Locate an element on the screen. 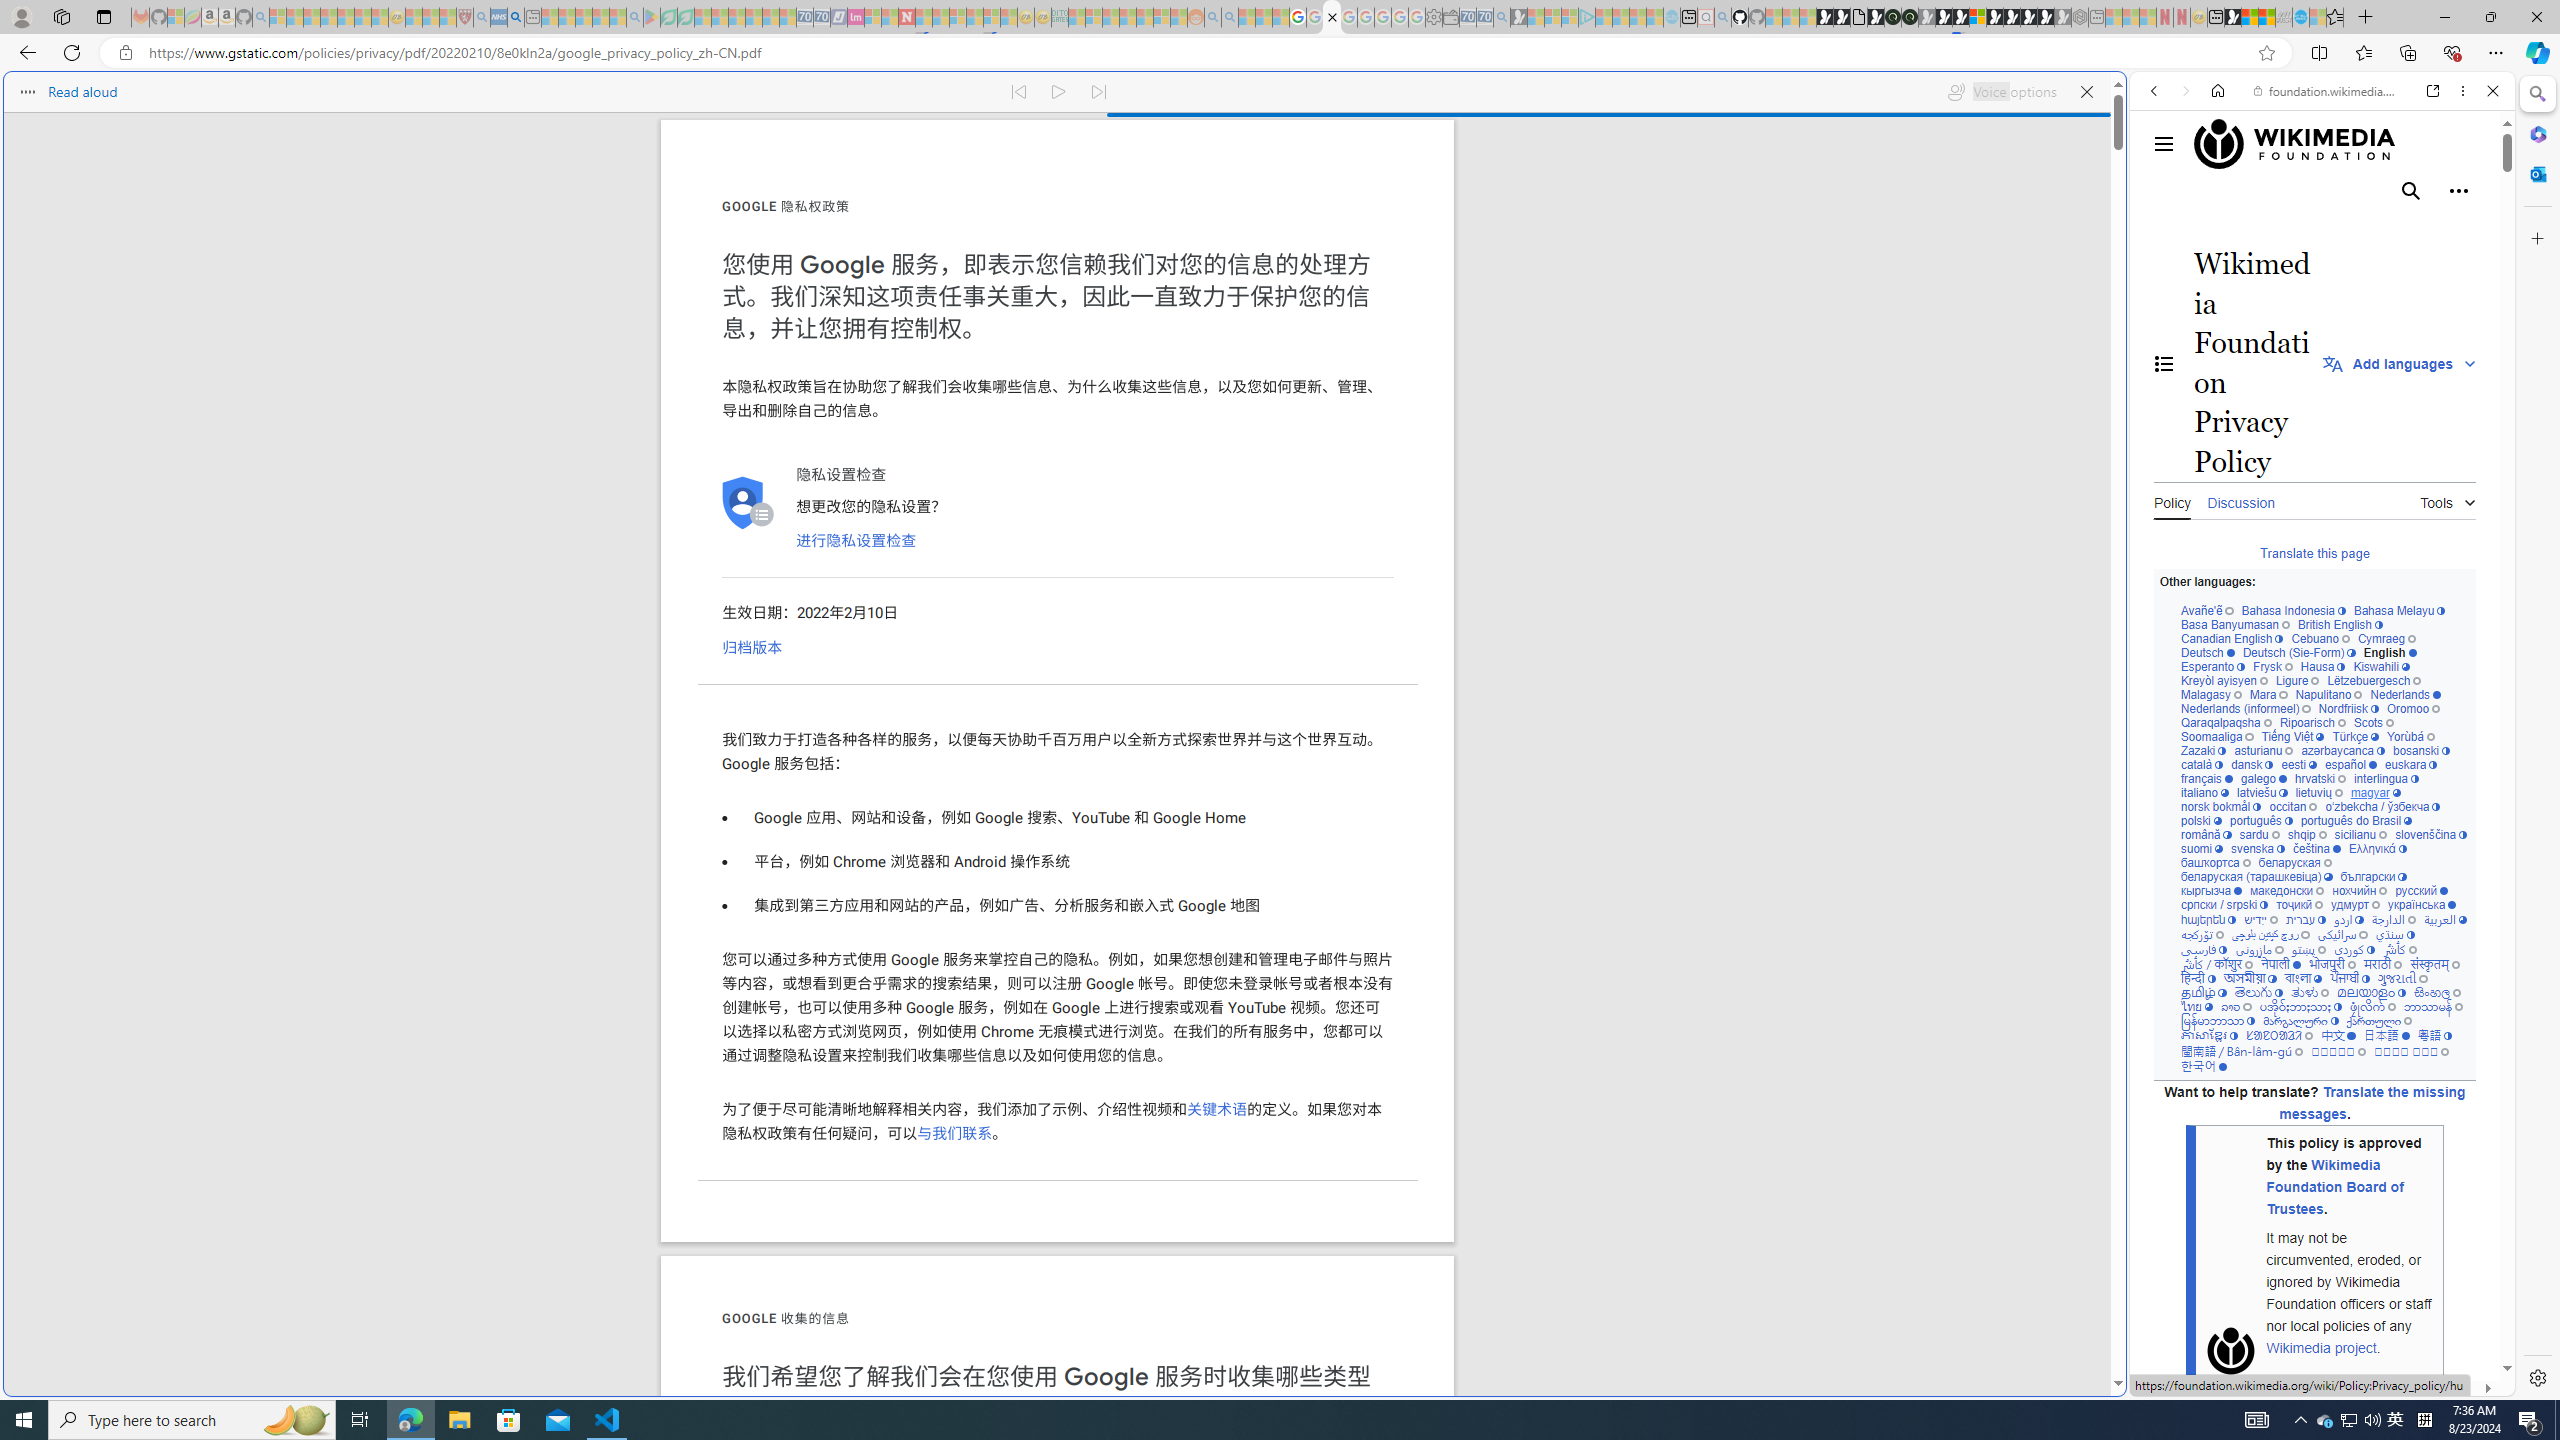 This screenshot has height=1440, width=2560. 'google - Search - Sleeping' is located at coordinates (633, 16).